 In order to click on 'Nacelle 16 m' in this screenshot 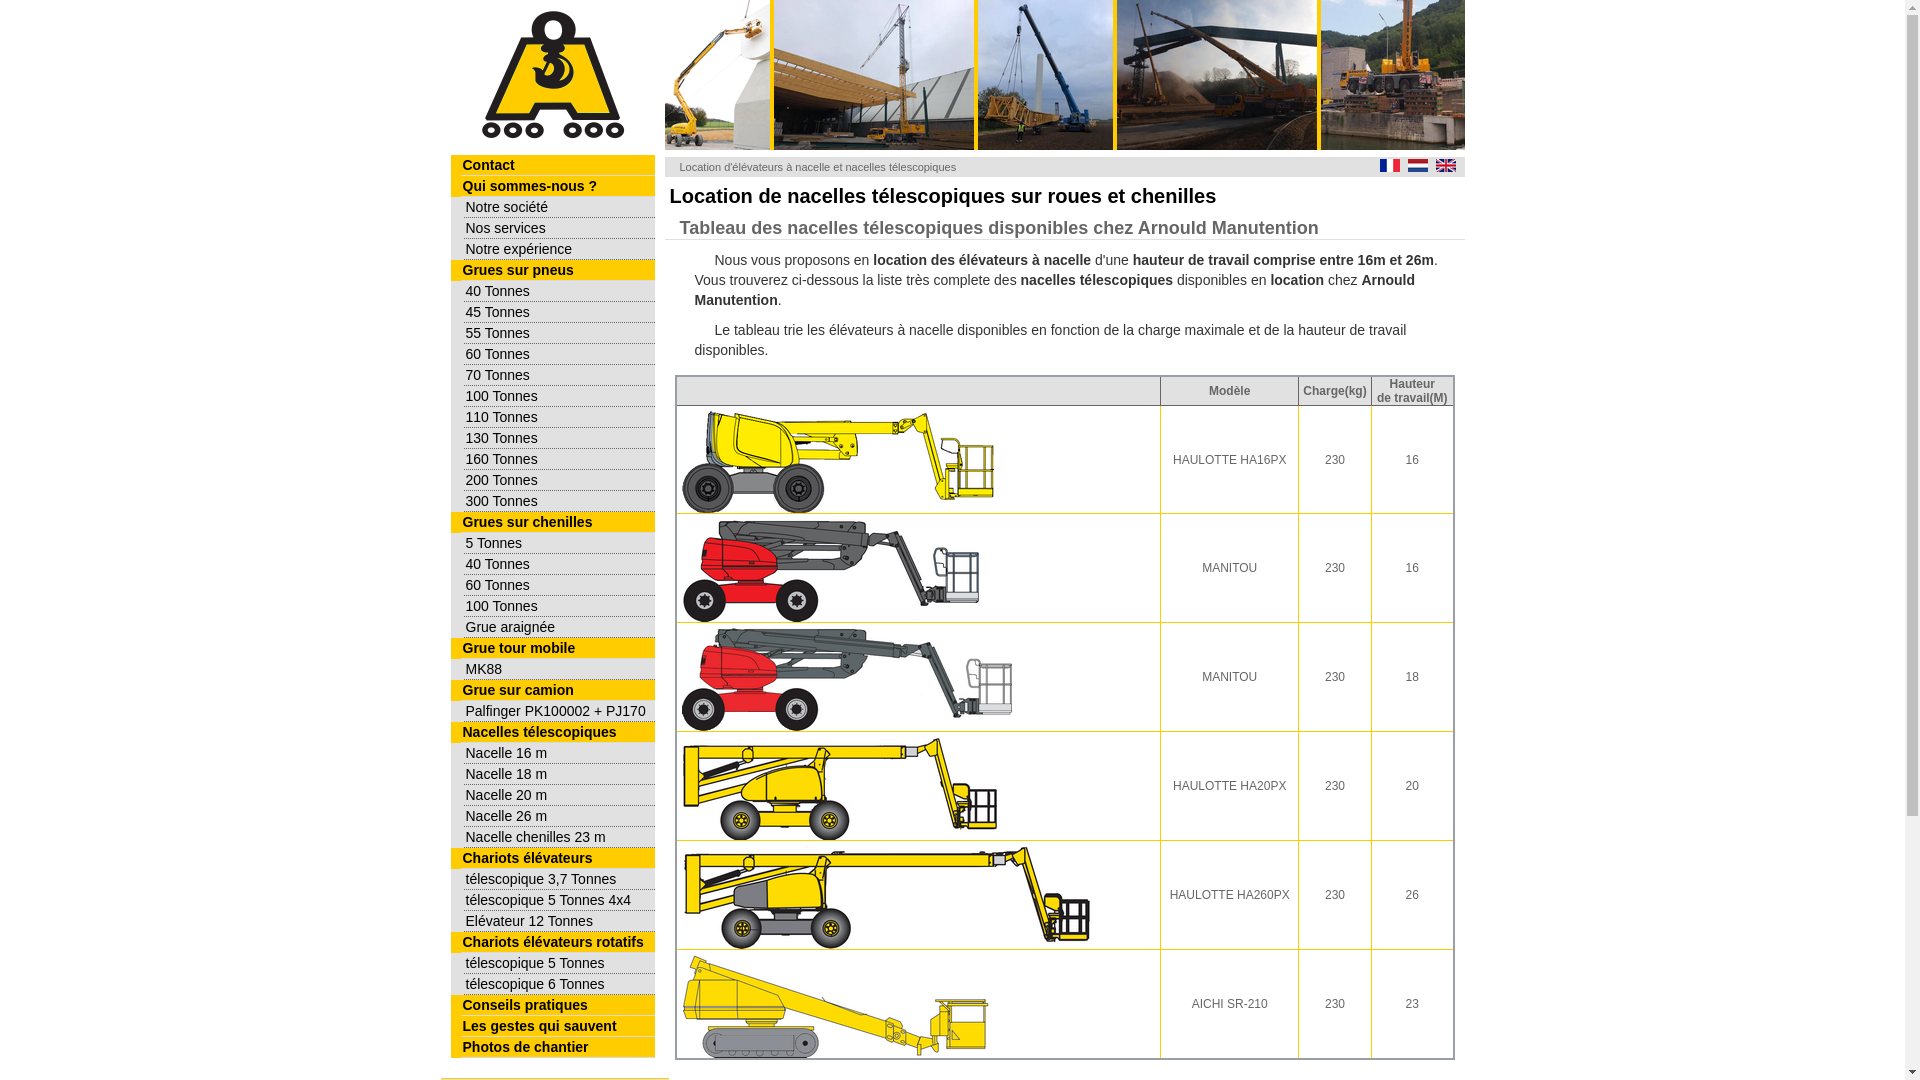, I will do `click(463, 753)`.